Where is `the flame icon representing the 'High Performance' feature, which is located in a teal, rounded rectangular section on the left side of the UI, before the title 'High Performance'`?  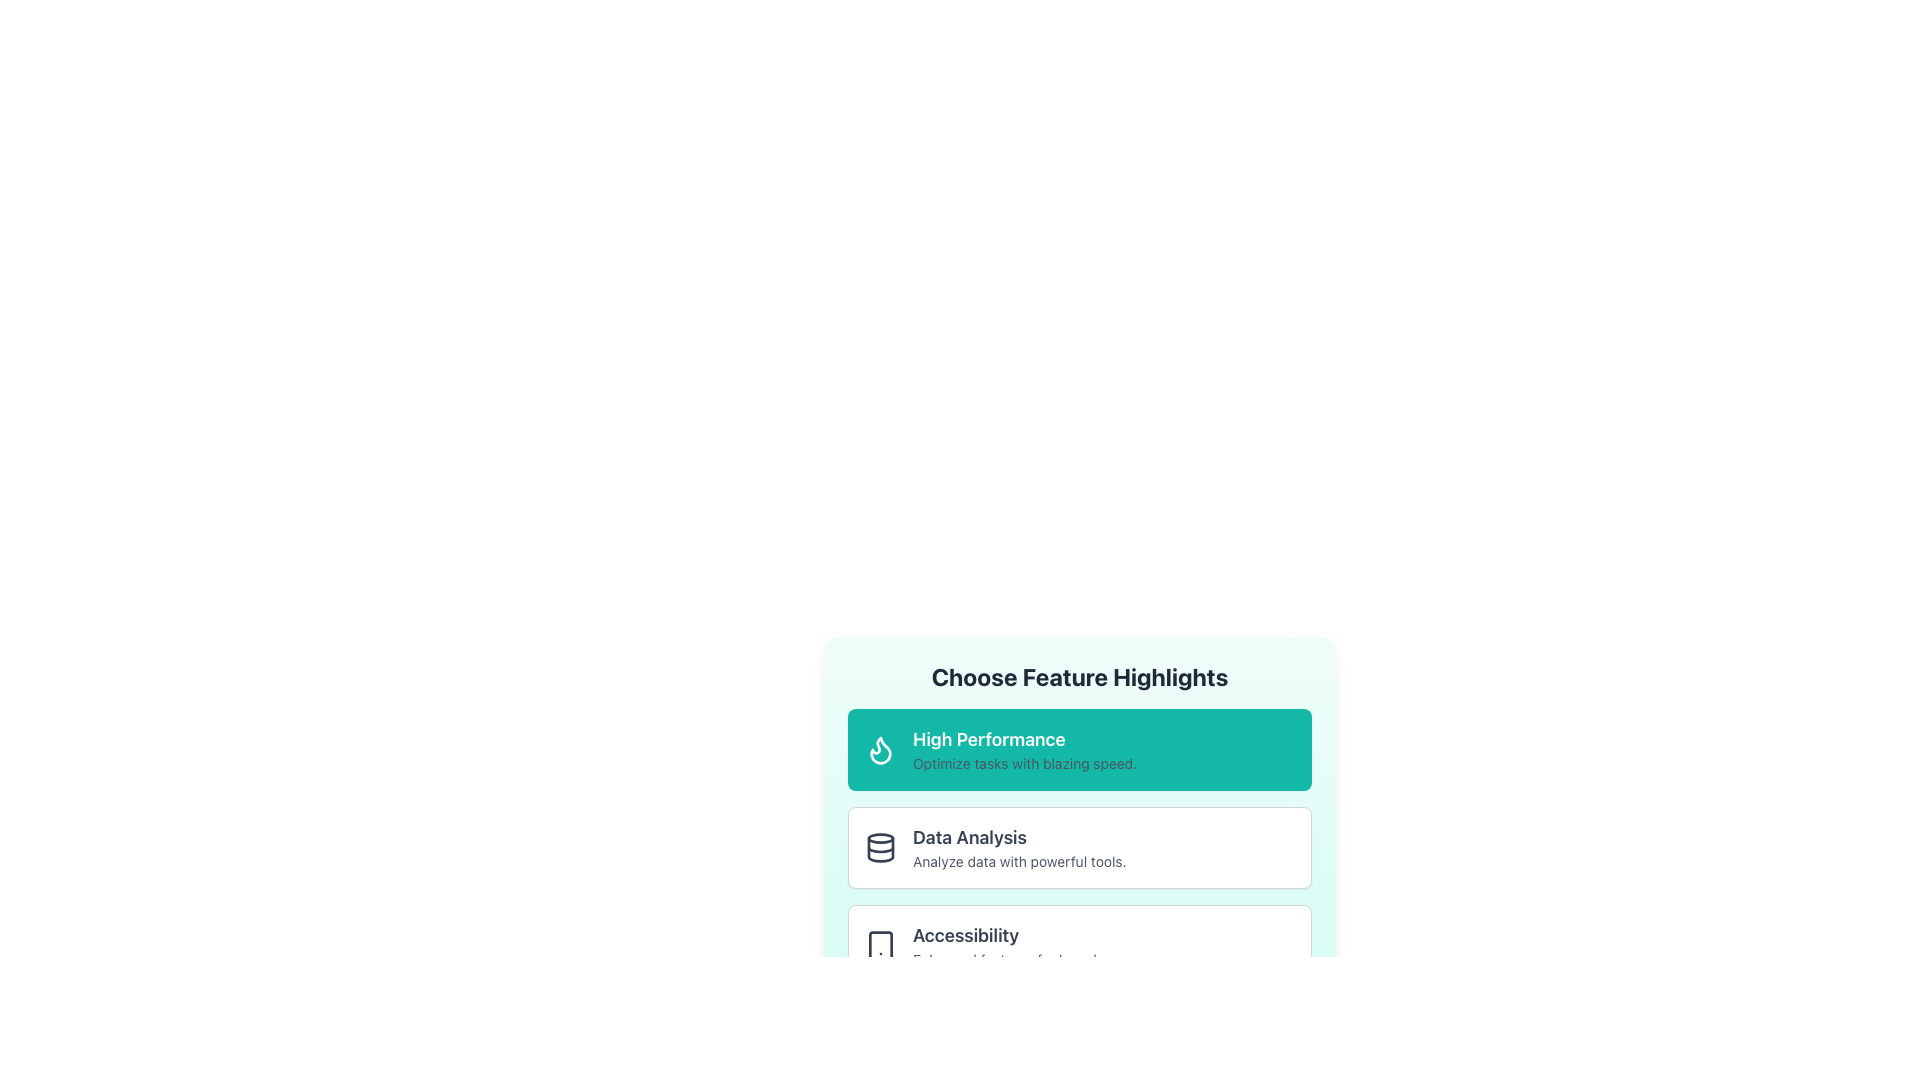 the flame icon representing the 'High Performance' feature, which is located in a teal, rounded rectangular section on the left side of the UI, before the title 'High Performance' is located at coordinates (880, 749).